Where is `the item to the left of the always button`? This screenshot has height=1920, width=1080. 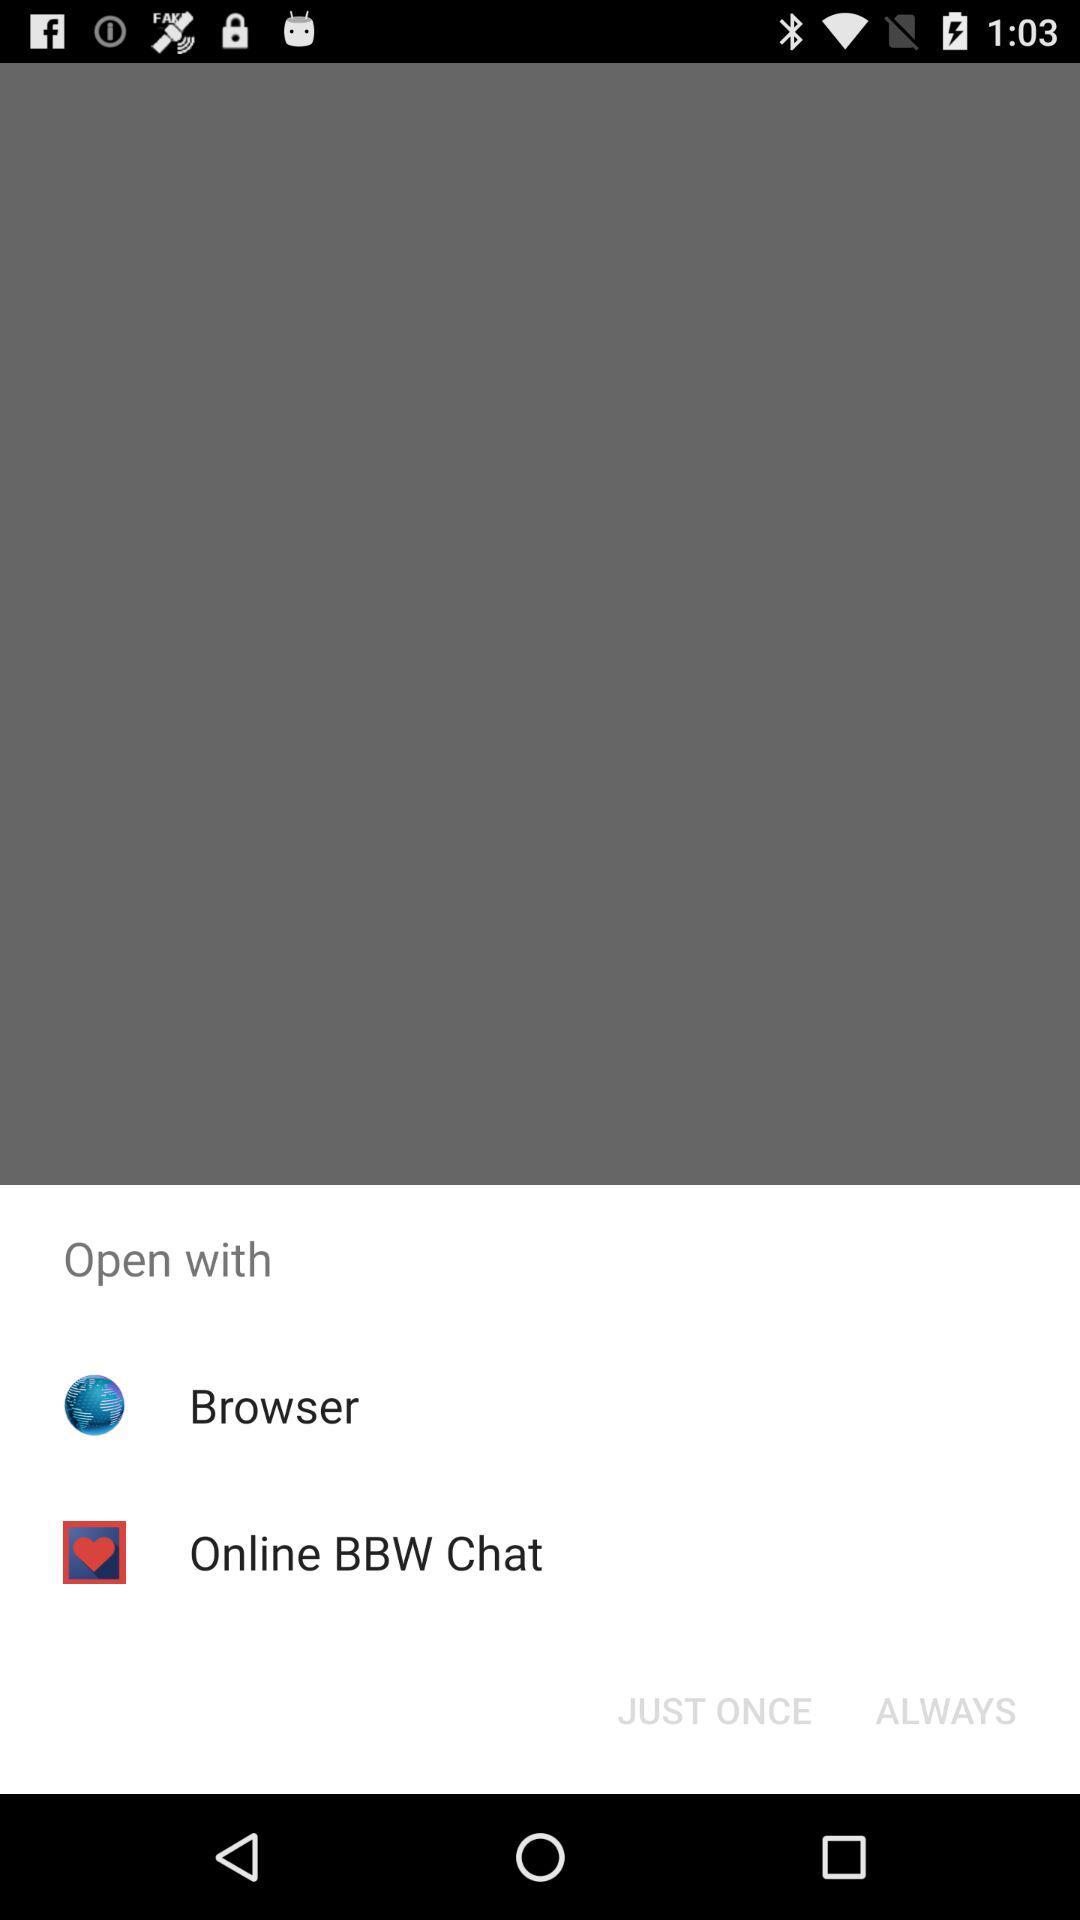
the item to the left of the always button is located at coordinates (713, 1708).